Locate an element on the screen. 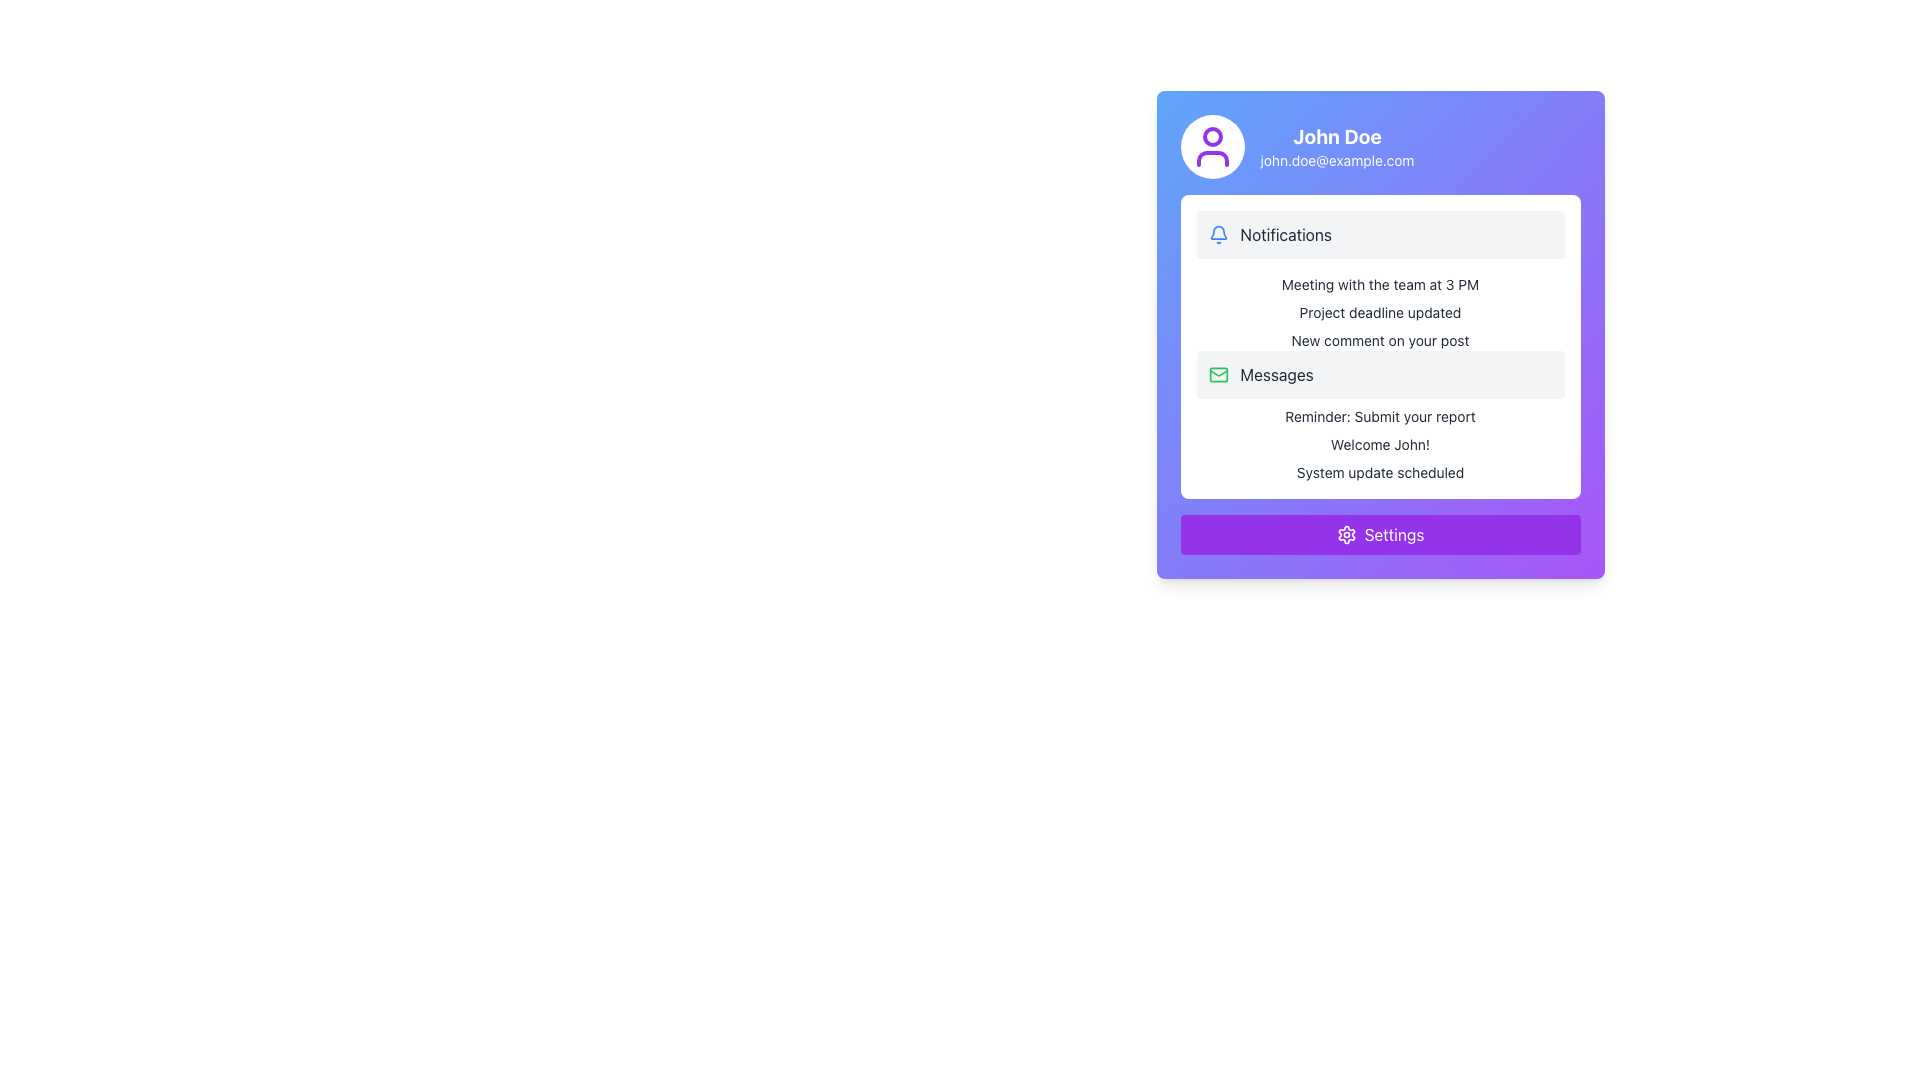 The image size is (1920, 1080). the informational text that serves as a reminder, positioned below the 'Messages' heading and above the messages 'Welcome John!' and 'System update scheduled' is located at coordinates (1379, 415).